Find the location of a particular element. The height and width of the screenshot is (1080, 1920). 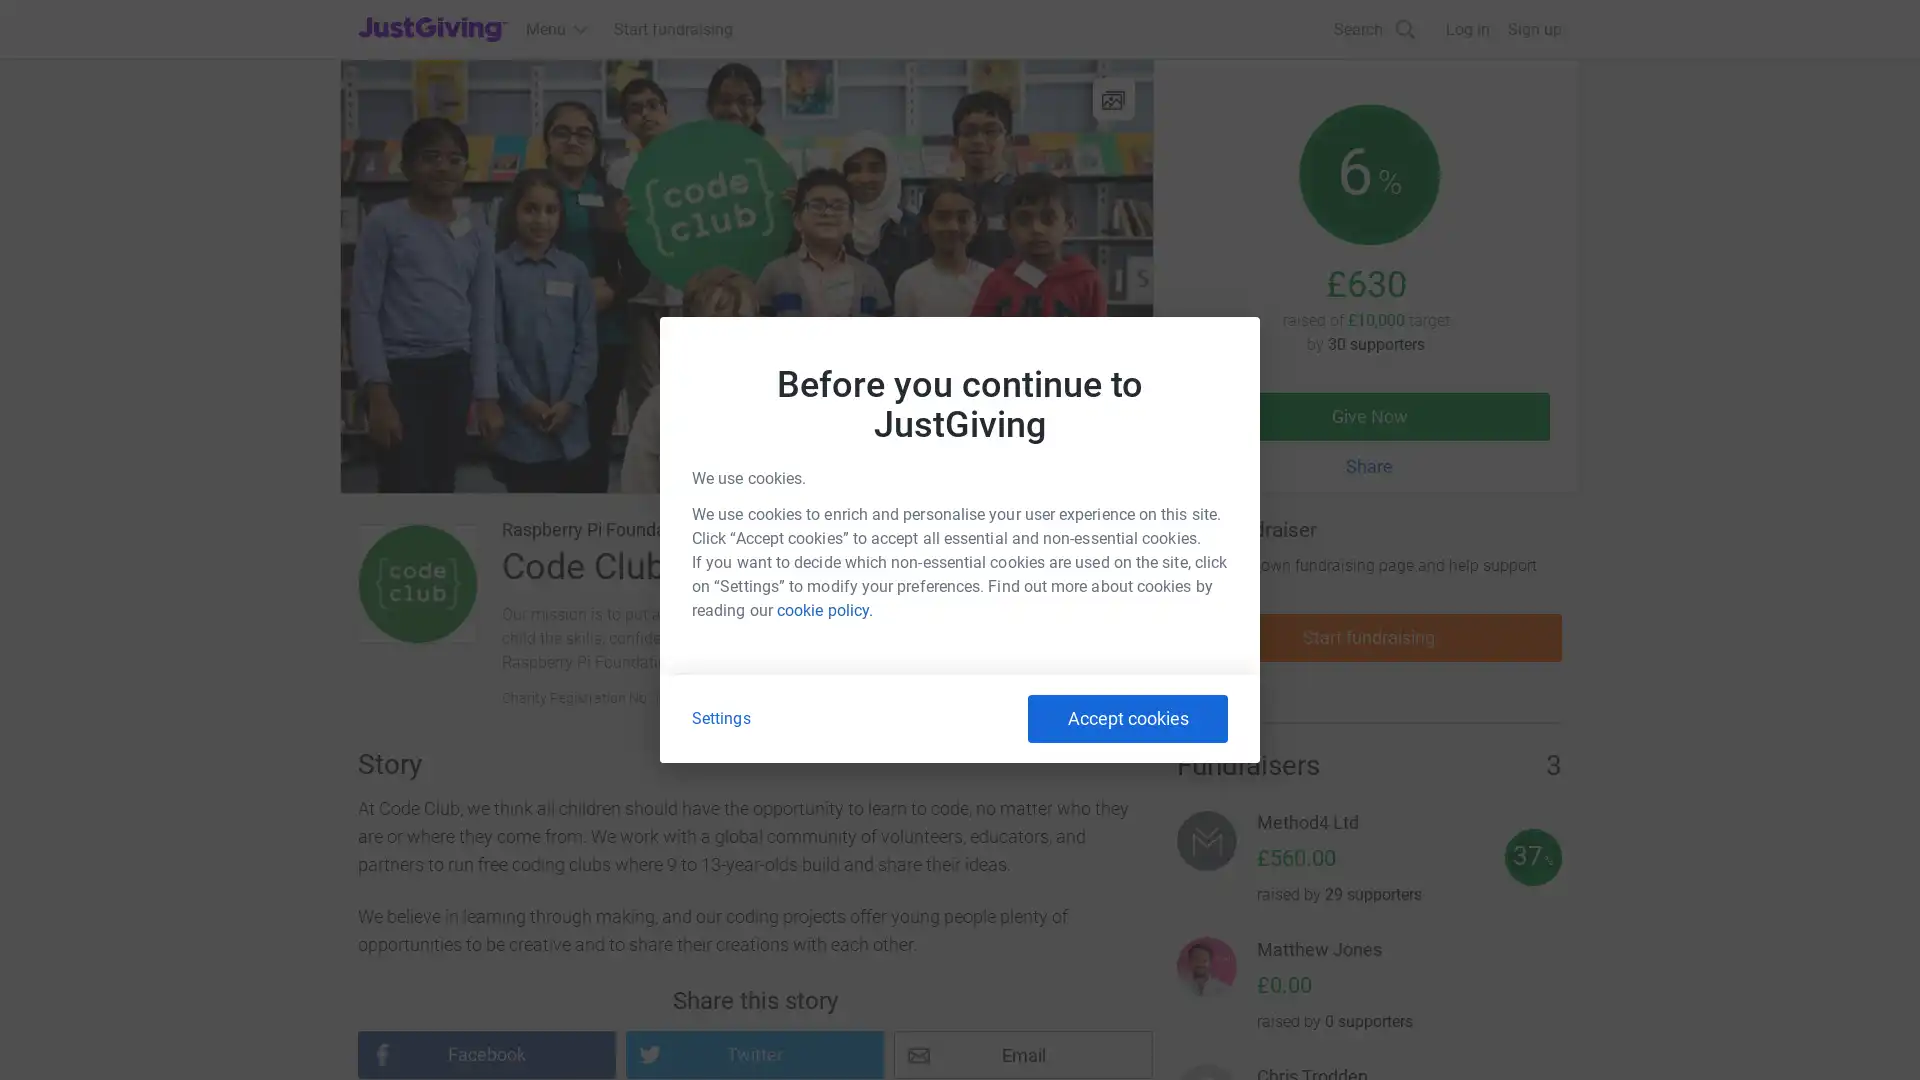

Open the Image Gallery is located at coordinates (745, 276).